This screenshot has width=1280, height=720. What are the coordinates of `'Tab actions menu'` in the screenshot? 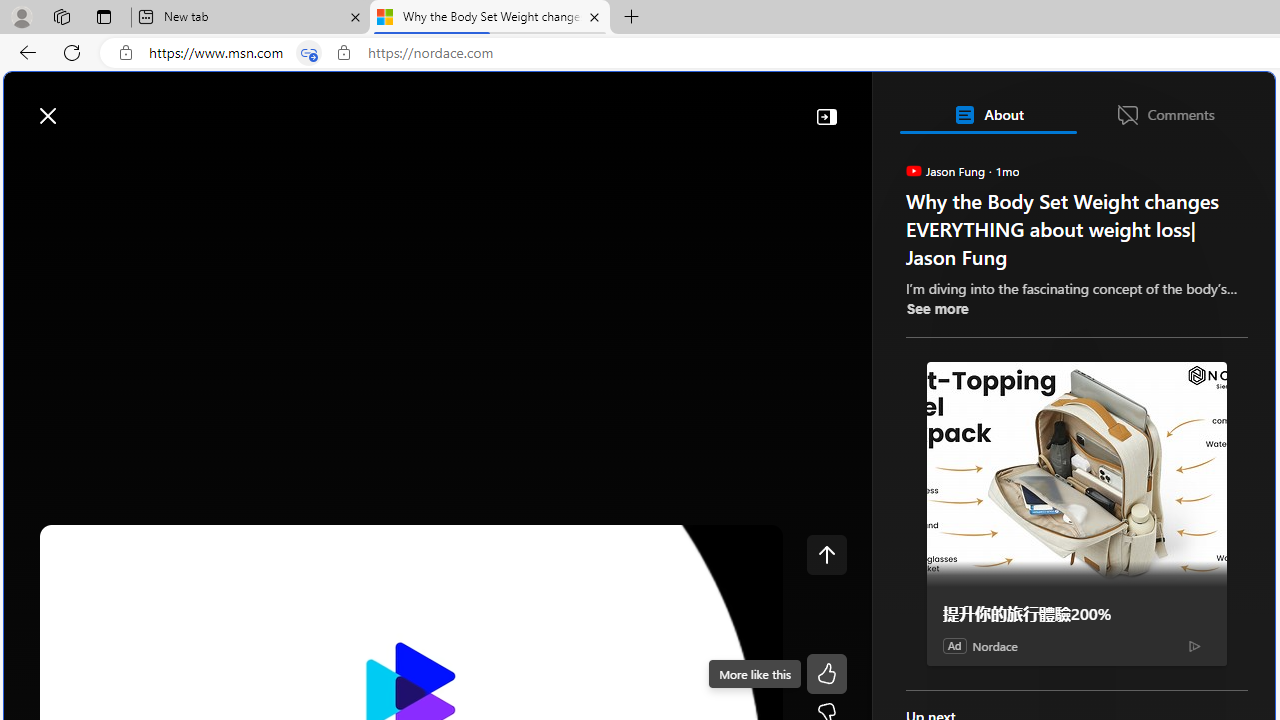 It's located at (103, 16).